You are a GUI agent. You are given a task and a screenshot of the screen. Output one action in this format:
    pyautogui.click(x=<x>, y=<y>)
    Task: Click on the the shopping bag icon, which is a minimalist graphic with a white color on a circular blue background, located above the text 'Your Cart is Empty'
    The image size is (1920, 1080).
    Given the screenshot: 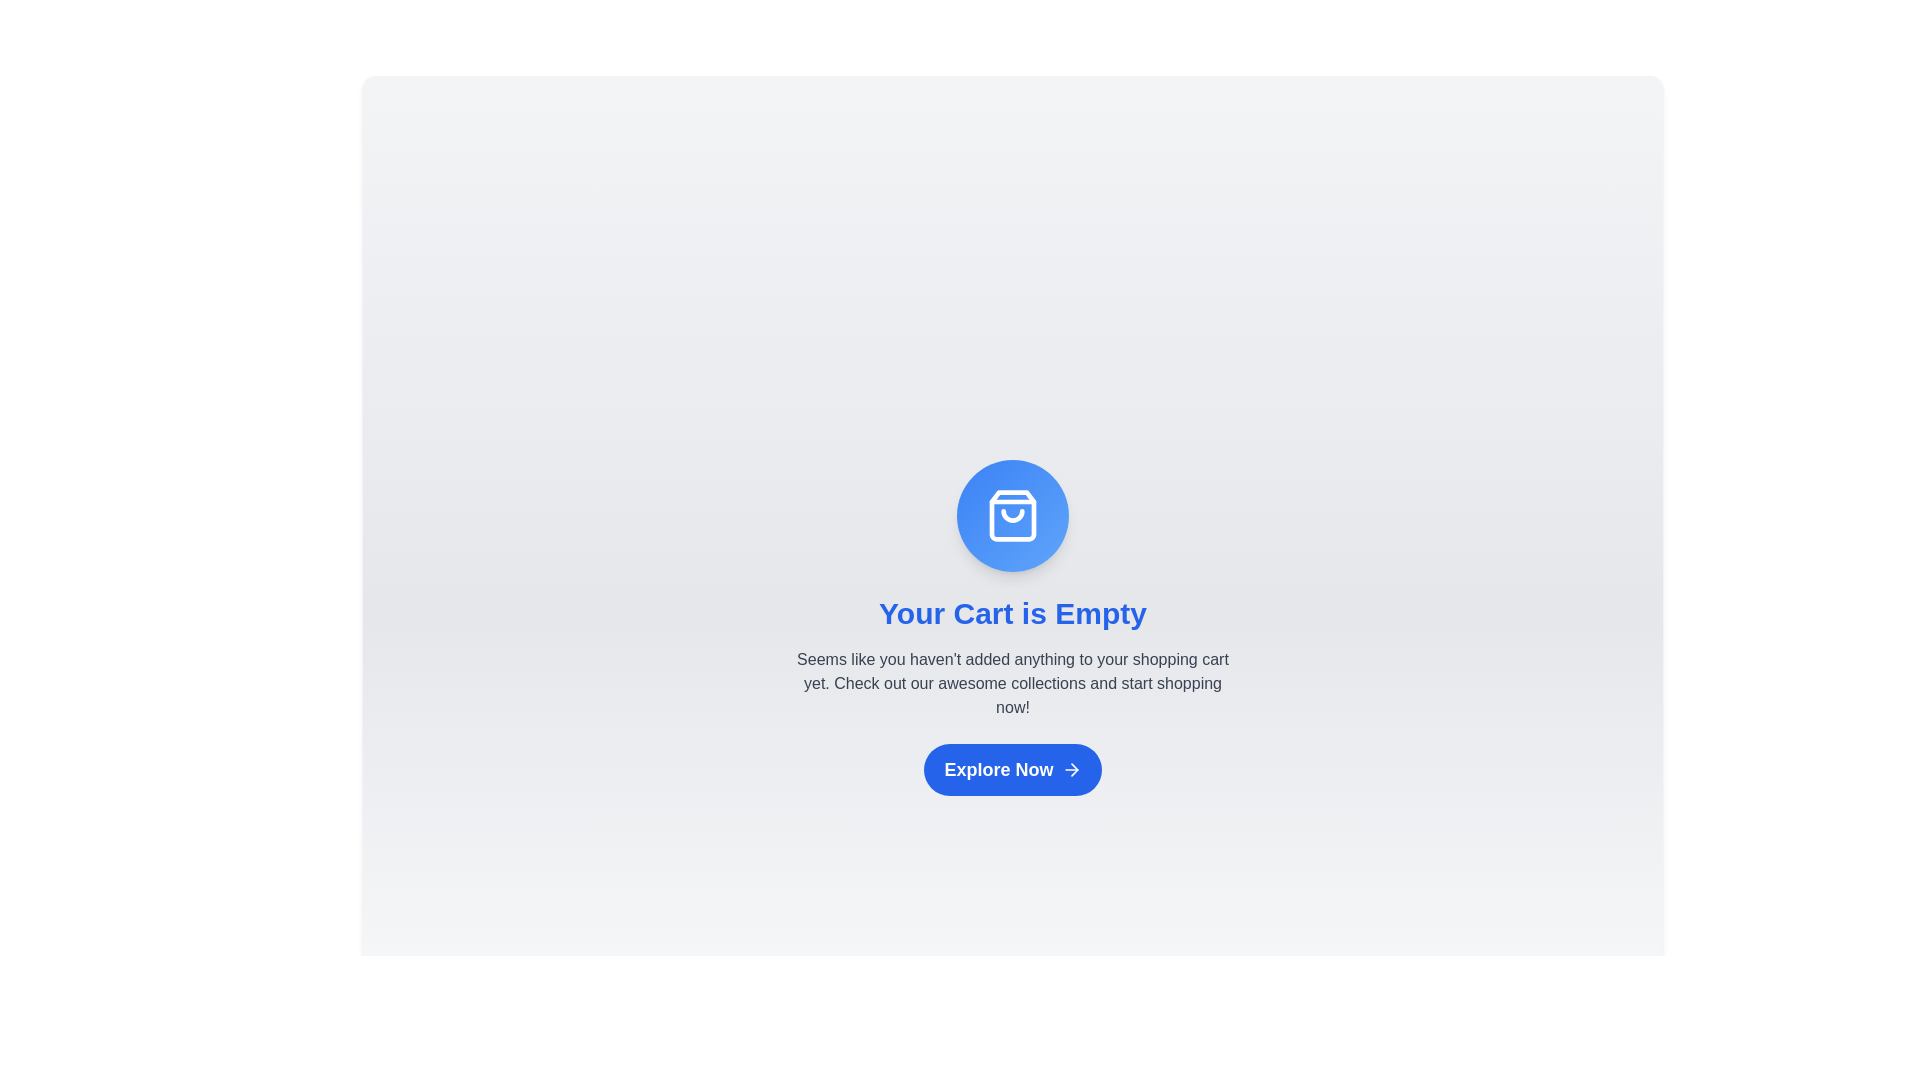 What is the action you would take?
    pyautogui.click(x=1012, y=514)
    